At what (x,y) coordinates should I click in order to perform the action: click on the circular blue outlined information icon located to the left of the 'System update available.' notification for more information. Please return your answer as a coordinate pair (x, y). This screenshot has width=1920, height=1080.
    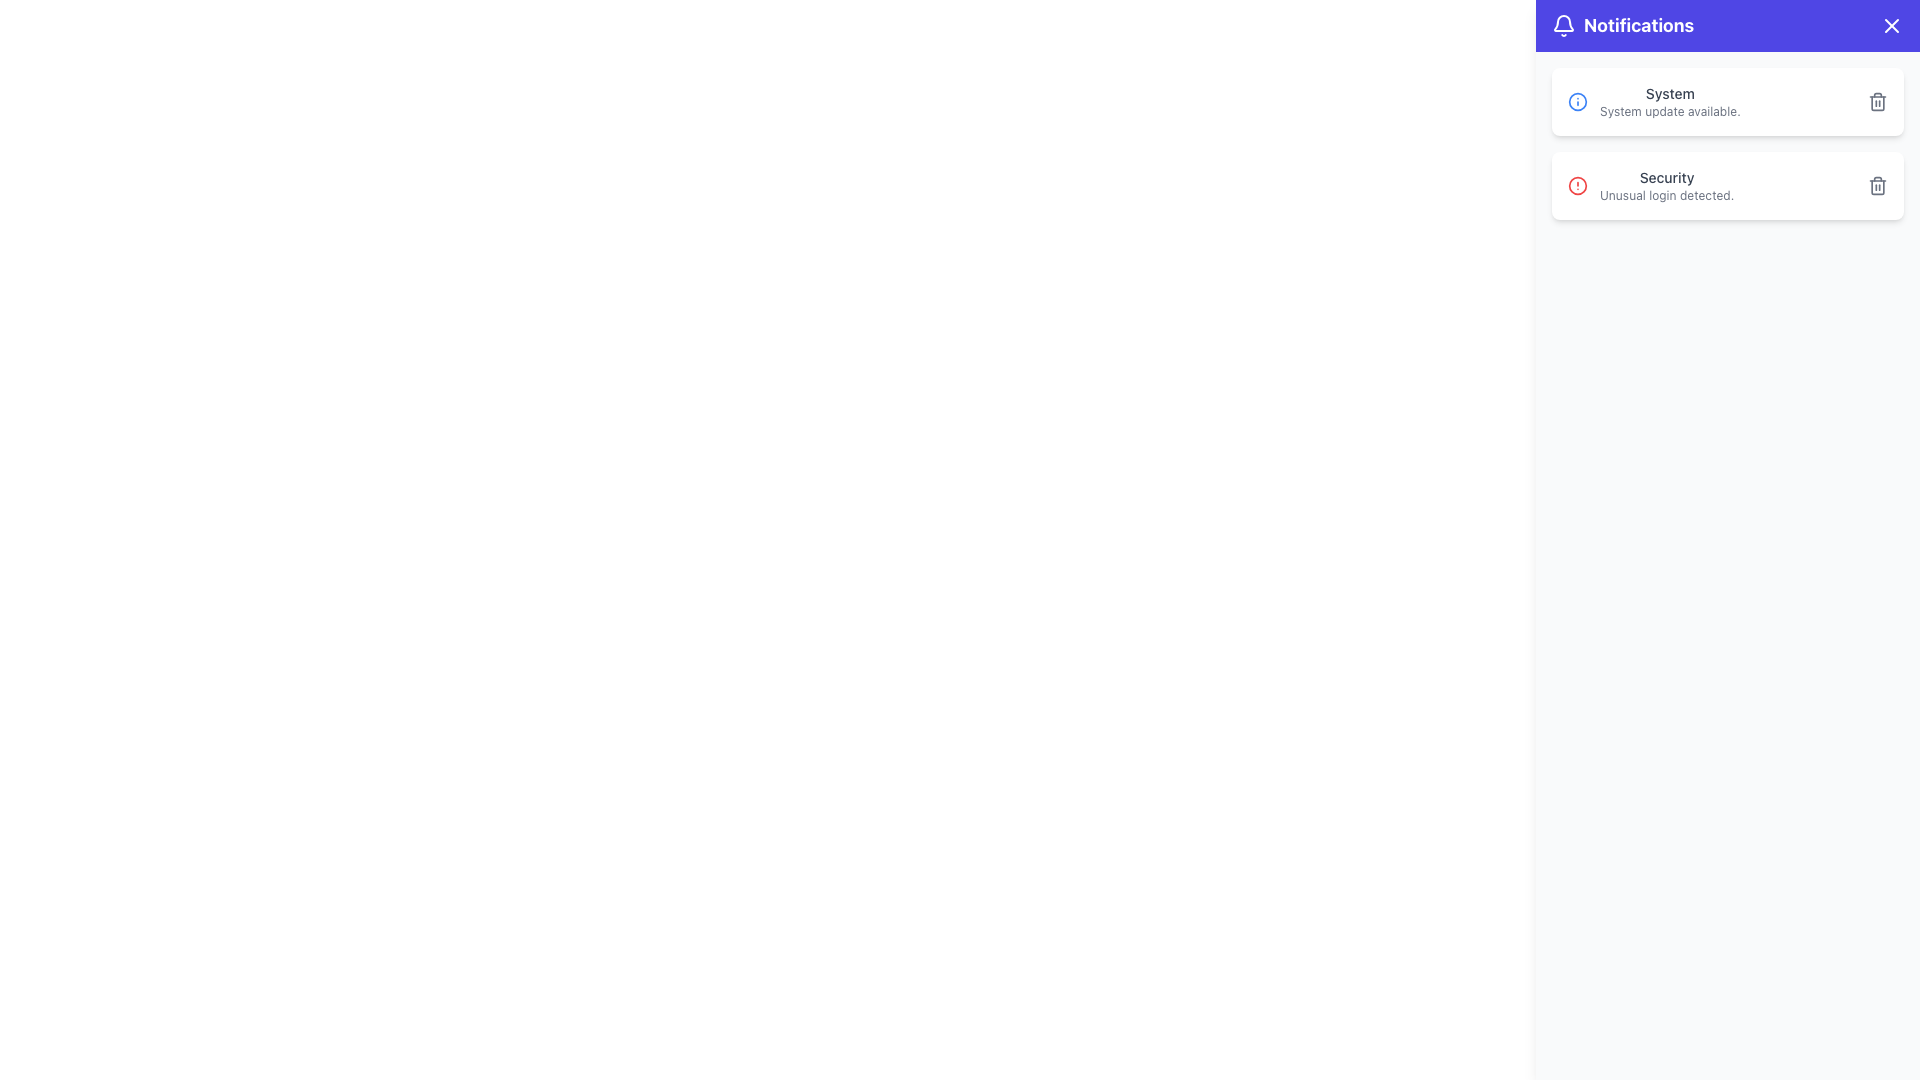
    Looking at the image, I should click on (1577, 101).